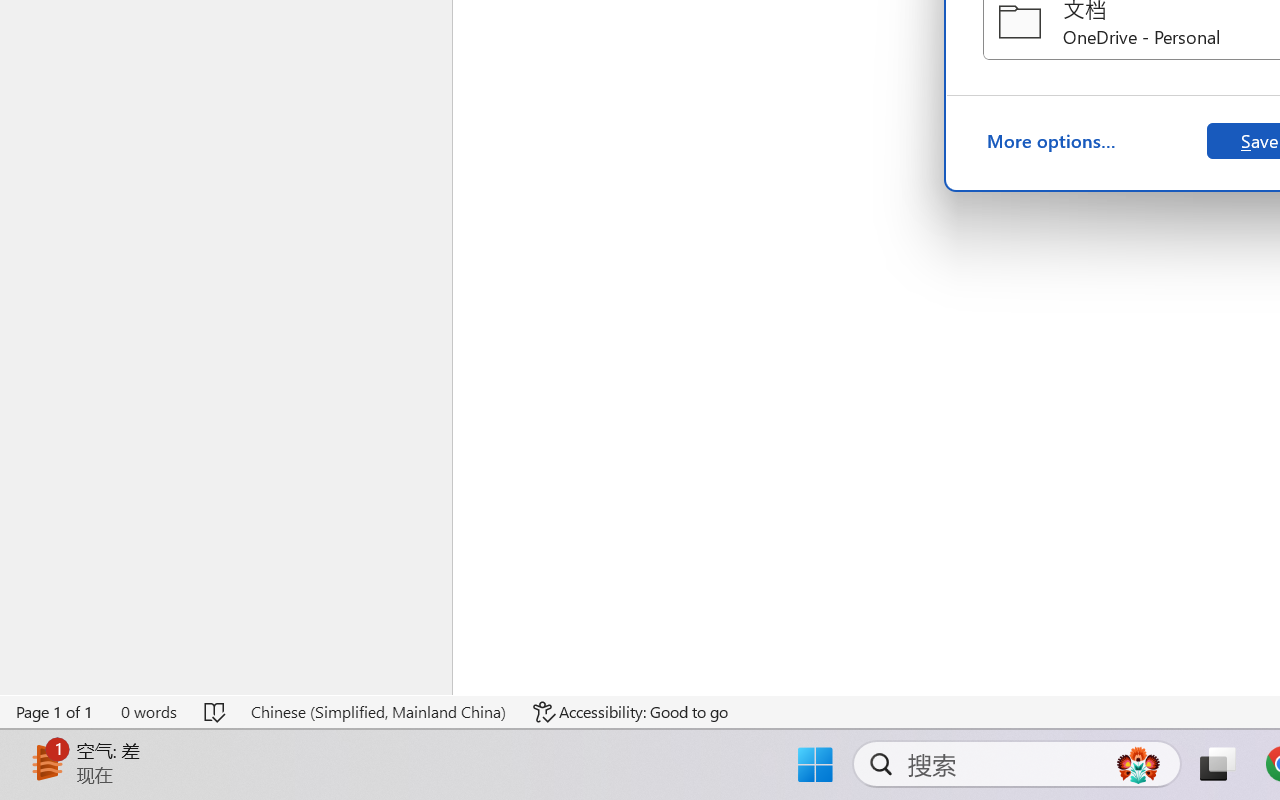 The width and height of the screenshot is (1280, 800). I want to click on 'Language Chinese (Simplified, Mainland China)', so click(378, 711).